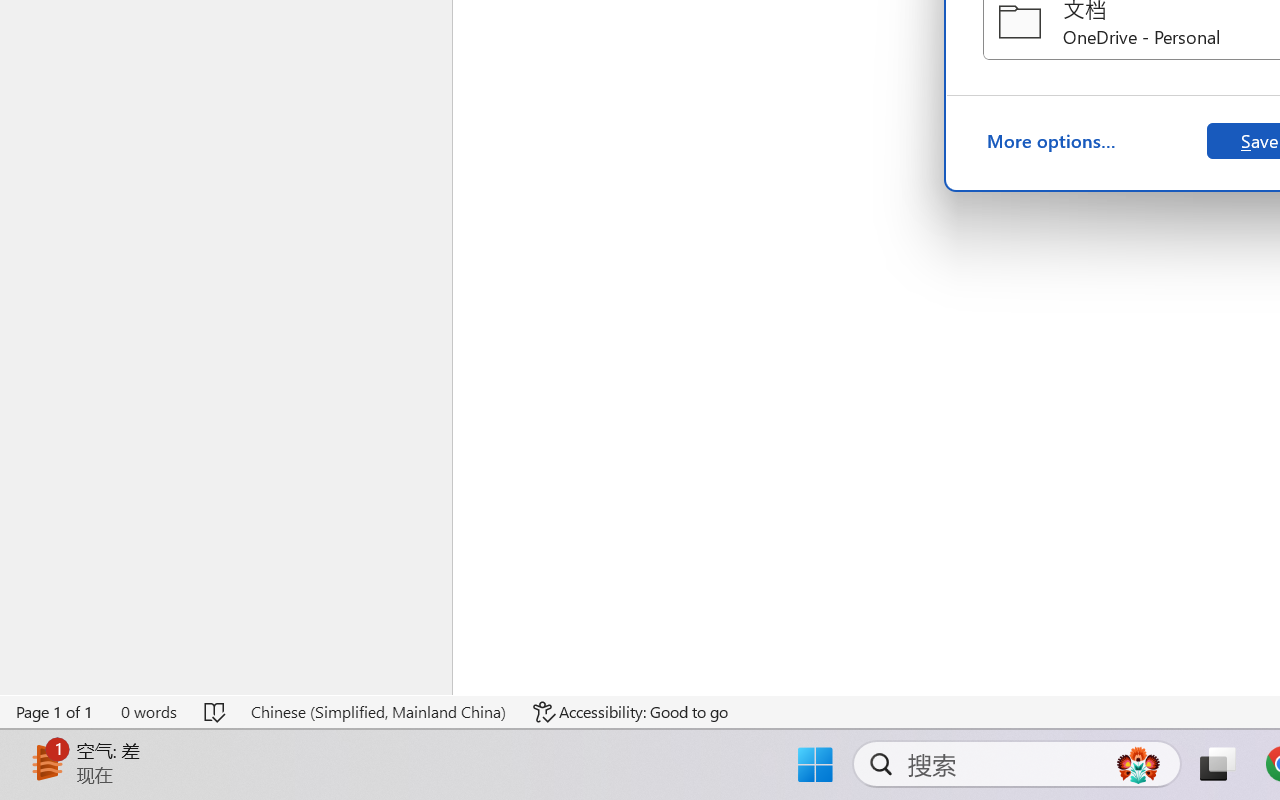 The width and height of the screenshot is (1280, 800). I want to click on 'Language Chinese (Simplified, Mainland China)', so click(378, 711).